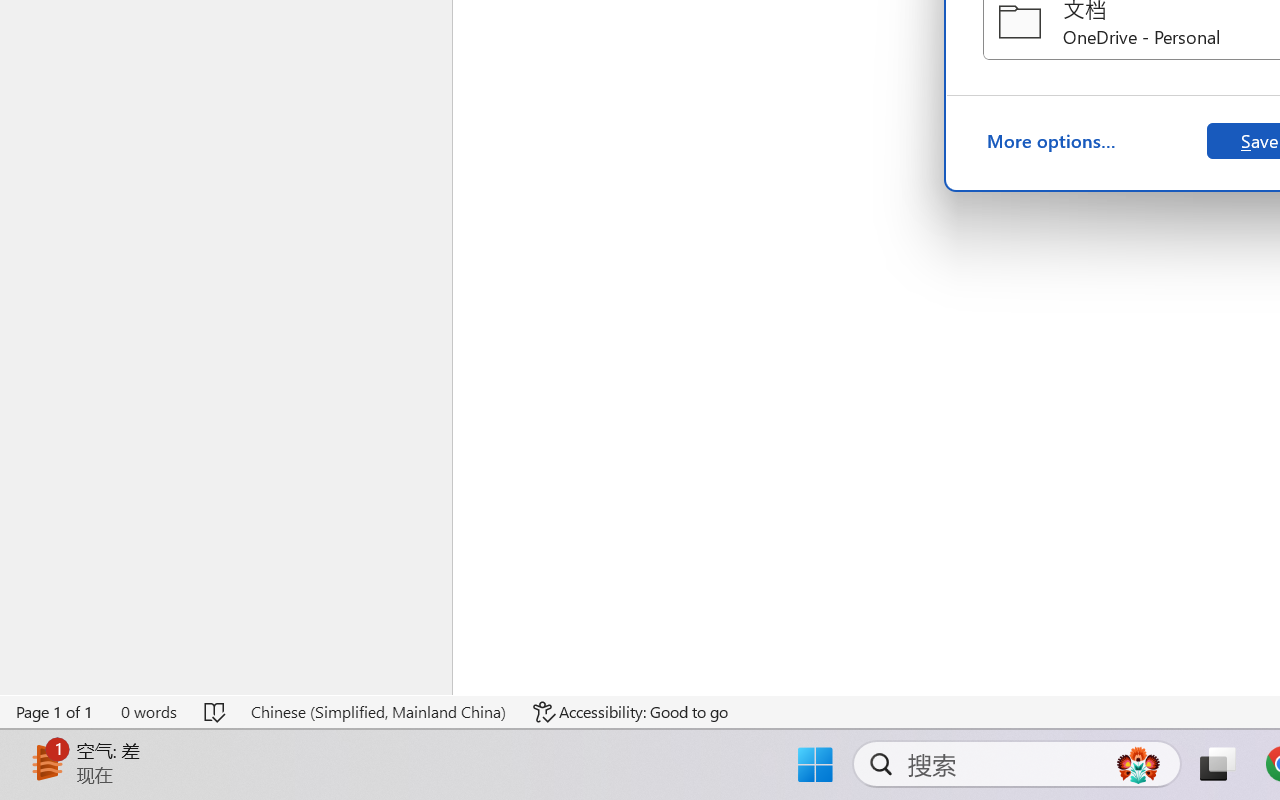 The width and height of the screenshot is (1280, 800). I want to click on 'Language Chinese (Simplified, Mainland China)', so click(378, 711).